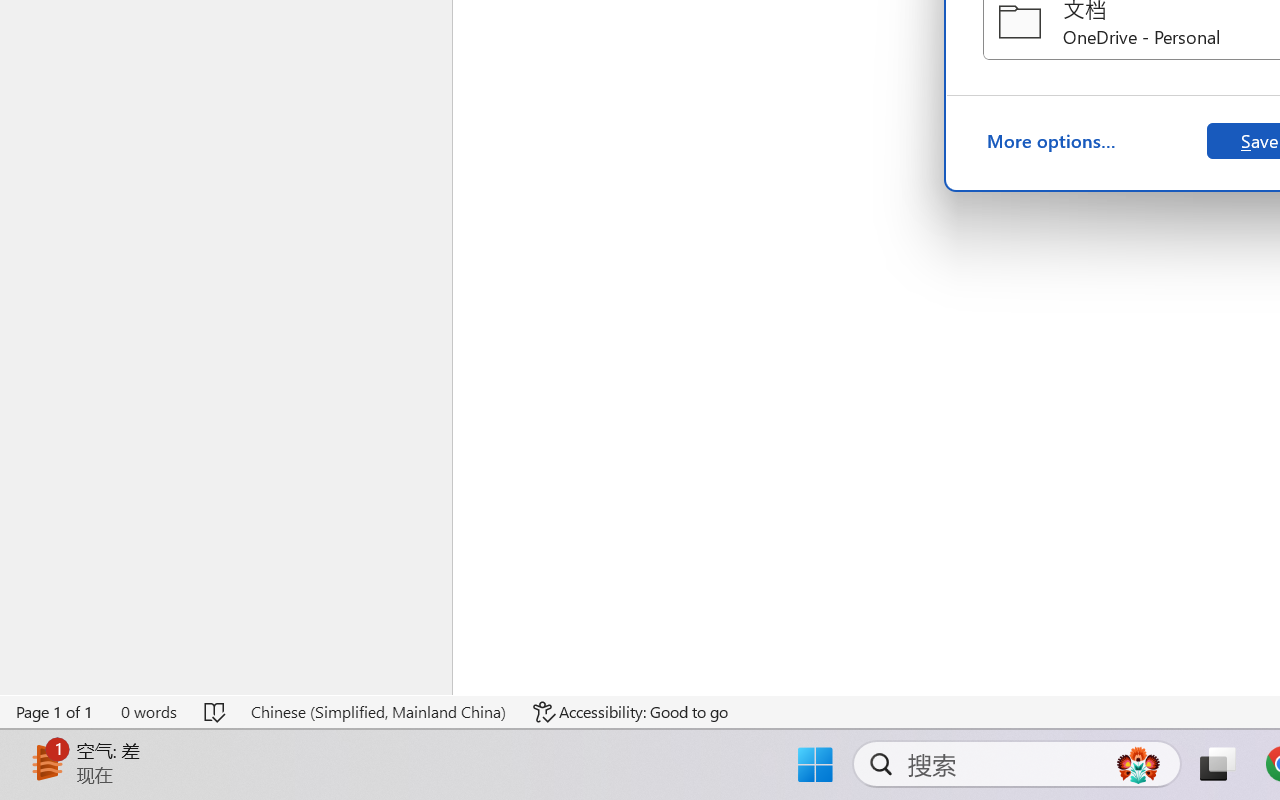 The width and height of the screenshot is (1280, 800). I want to click on 'Language Chinese (Simplified, Mainland China)', so click(378, 711).